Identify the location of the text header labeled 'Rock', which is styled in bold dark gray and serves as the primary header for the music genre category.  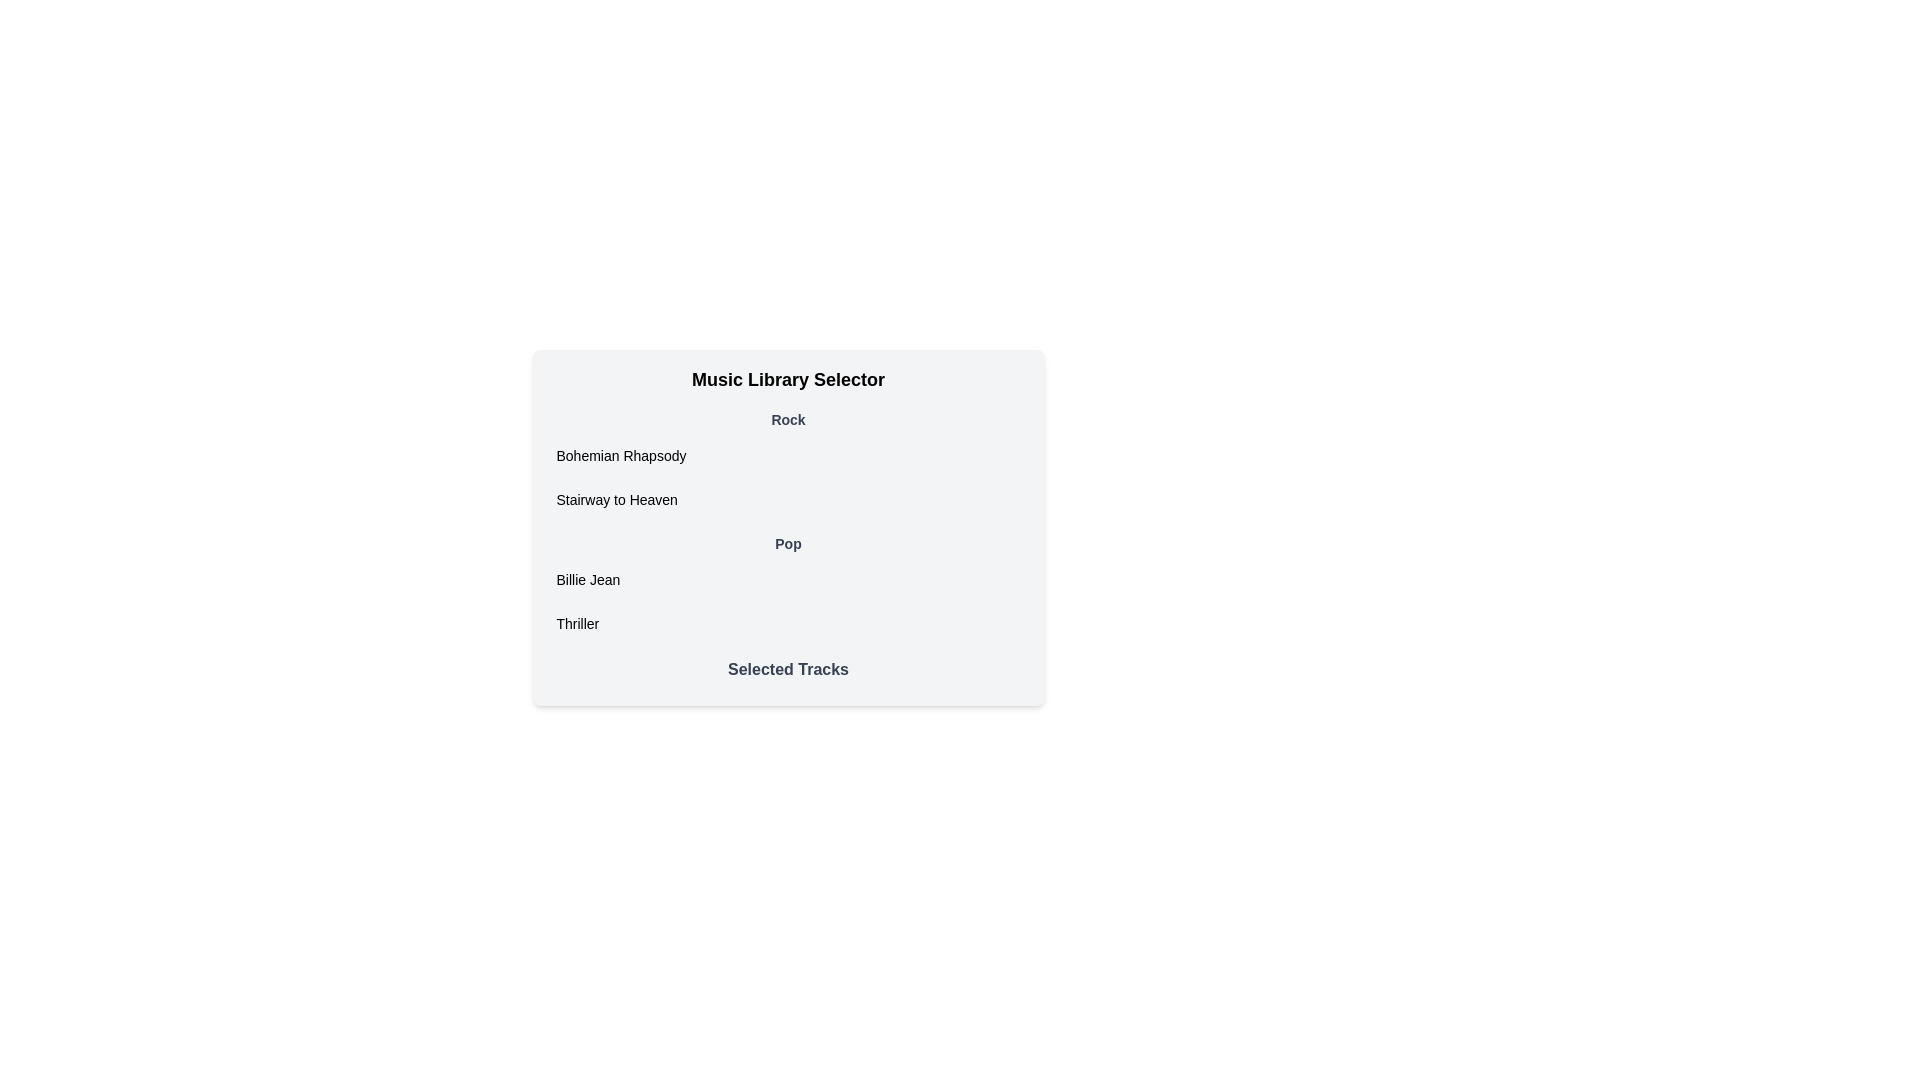
(787, 419).